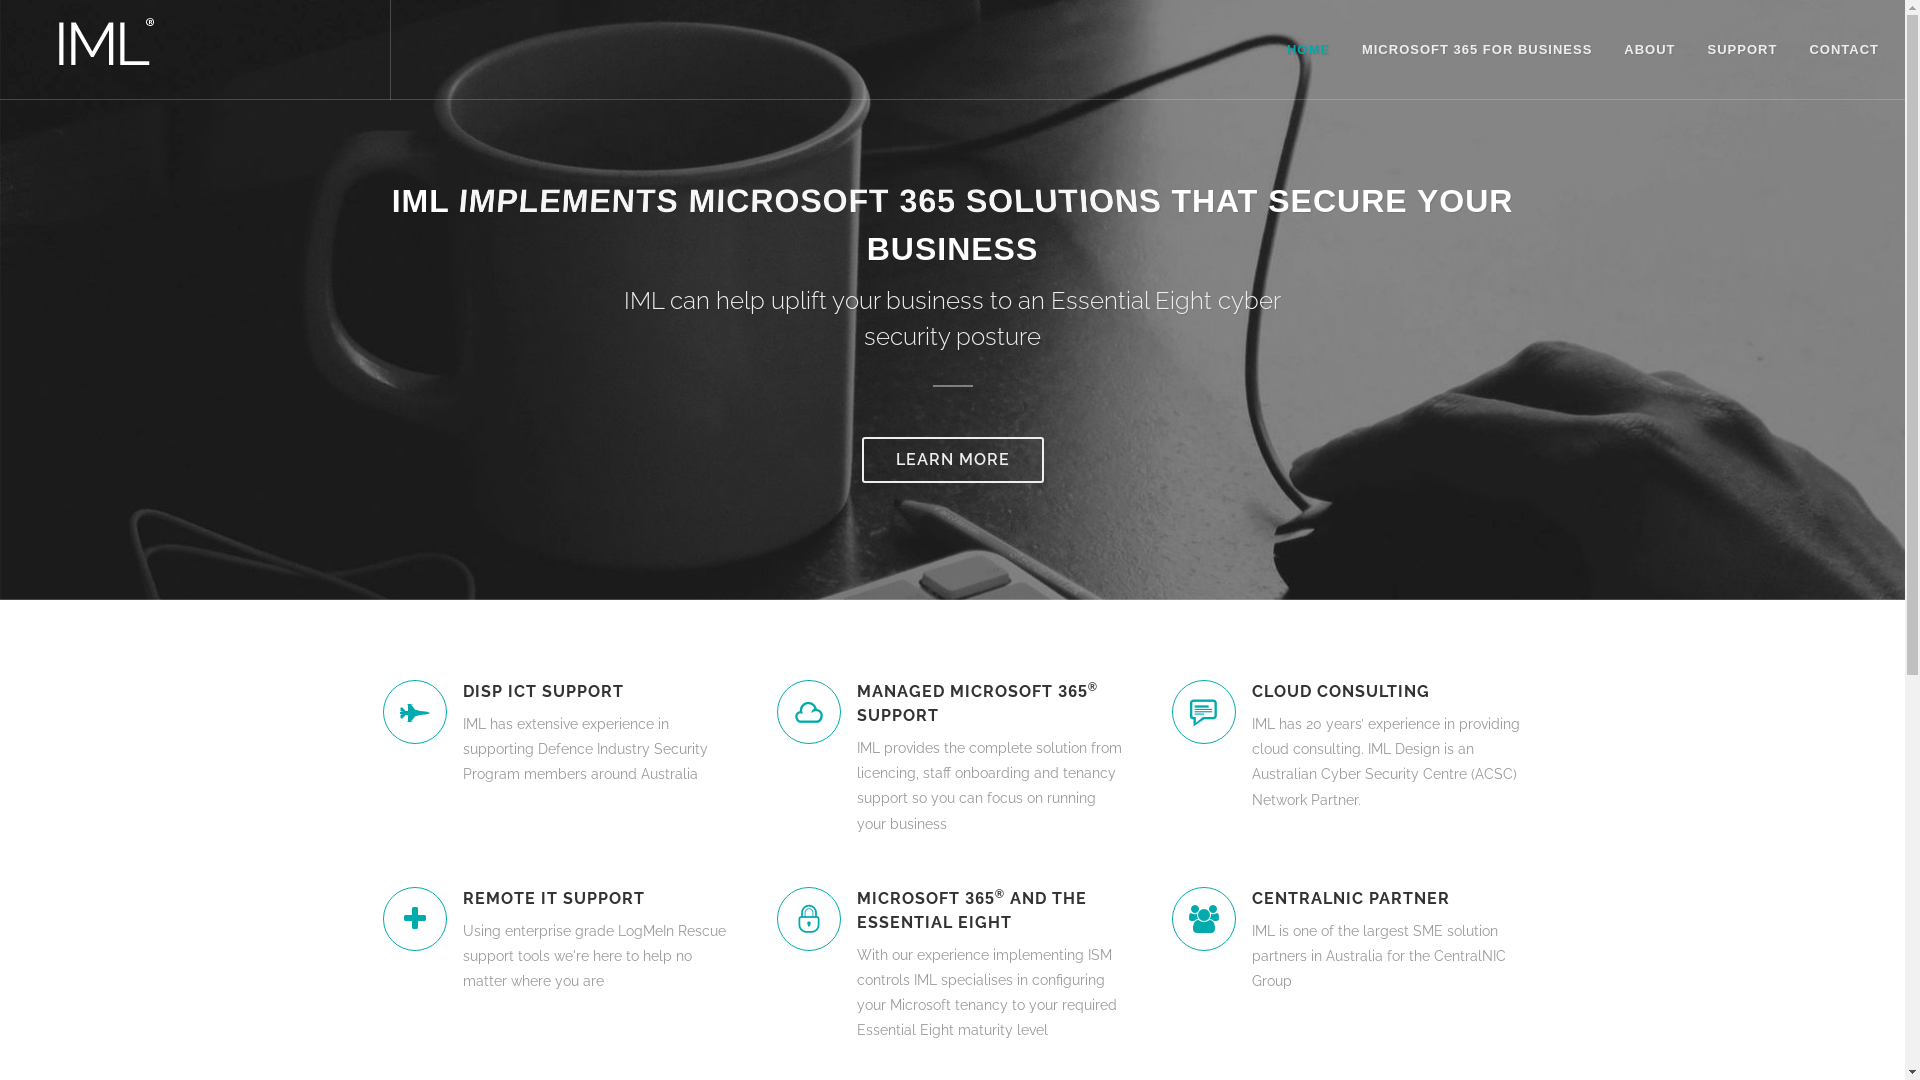  I want to click on 'SUPPORT', so click(1741, 49).